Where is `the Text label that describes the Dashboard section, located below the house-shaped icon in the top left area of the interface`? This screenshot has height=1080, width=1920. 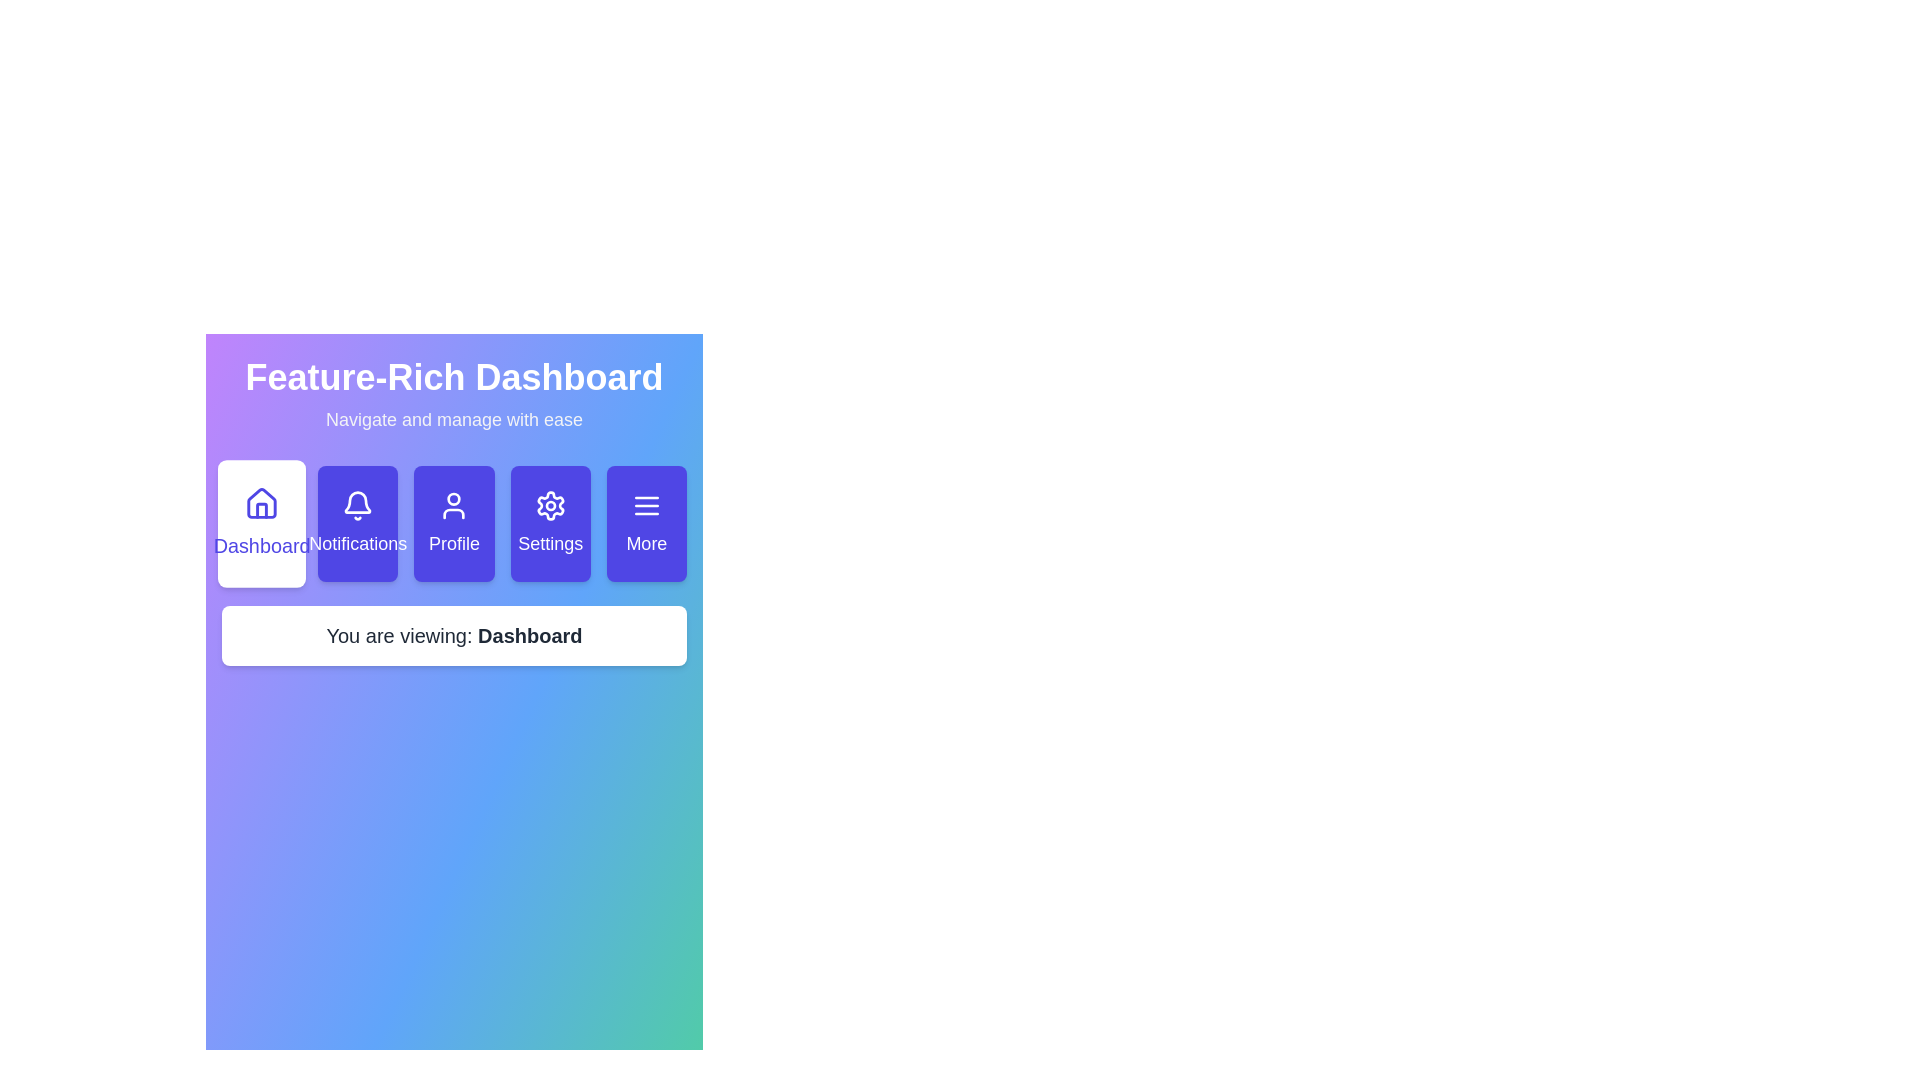
the Text label that describes the Dashboard section, located below the house-shaped icon in the top left area of the interface is located at coordinates (261, 546).